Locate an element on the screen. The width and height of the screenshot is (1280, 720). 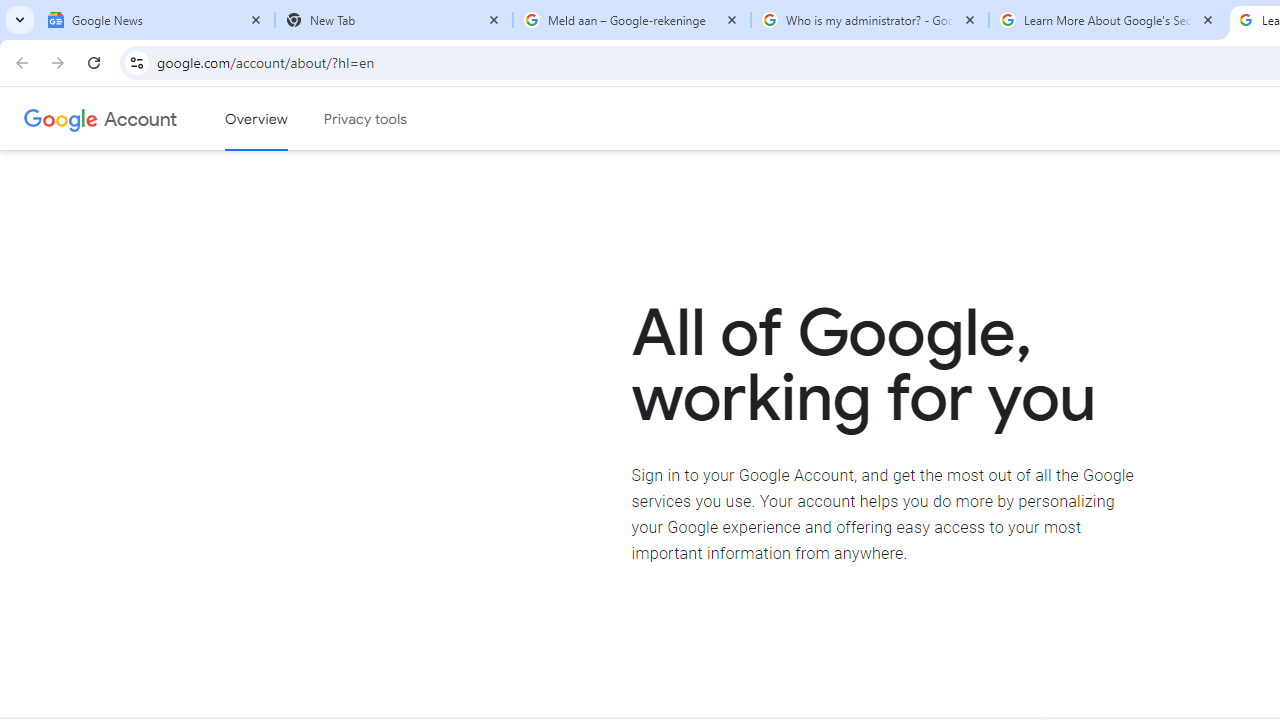
'Reload' is located at coordinates (93, 61).